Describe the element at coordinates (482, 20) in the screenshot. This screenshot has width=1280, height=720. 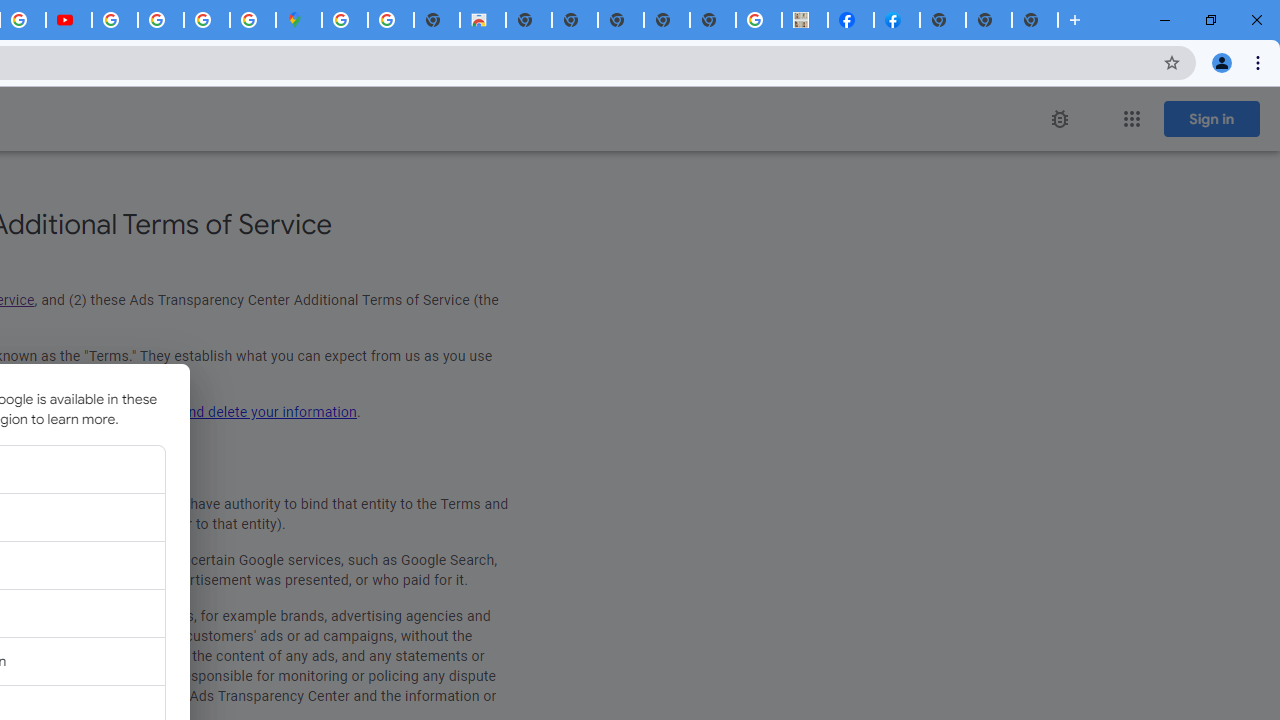
I see `'Chrome Web Store'` at that location.